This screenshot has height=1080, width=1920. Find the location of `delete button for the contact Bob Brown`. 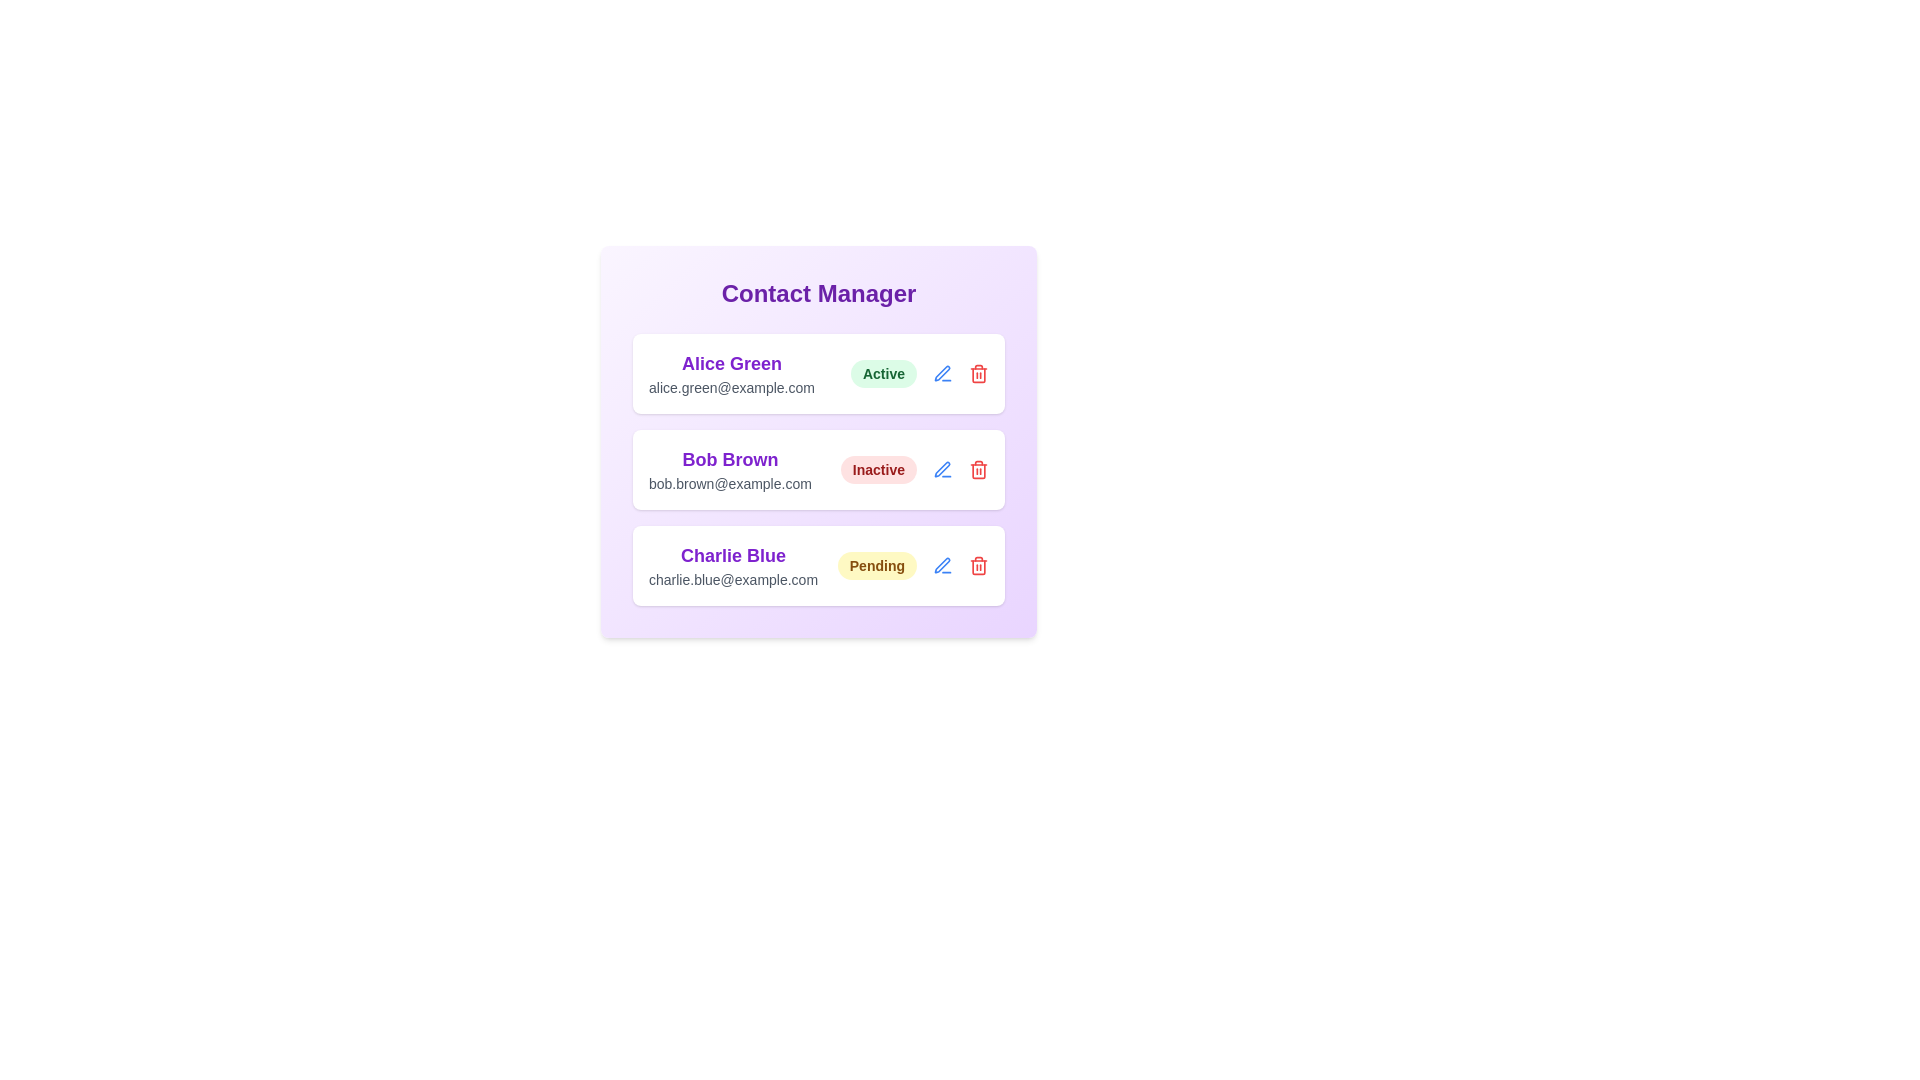

delete button for the contact Bob Brown is located at coordinates (979, 470).